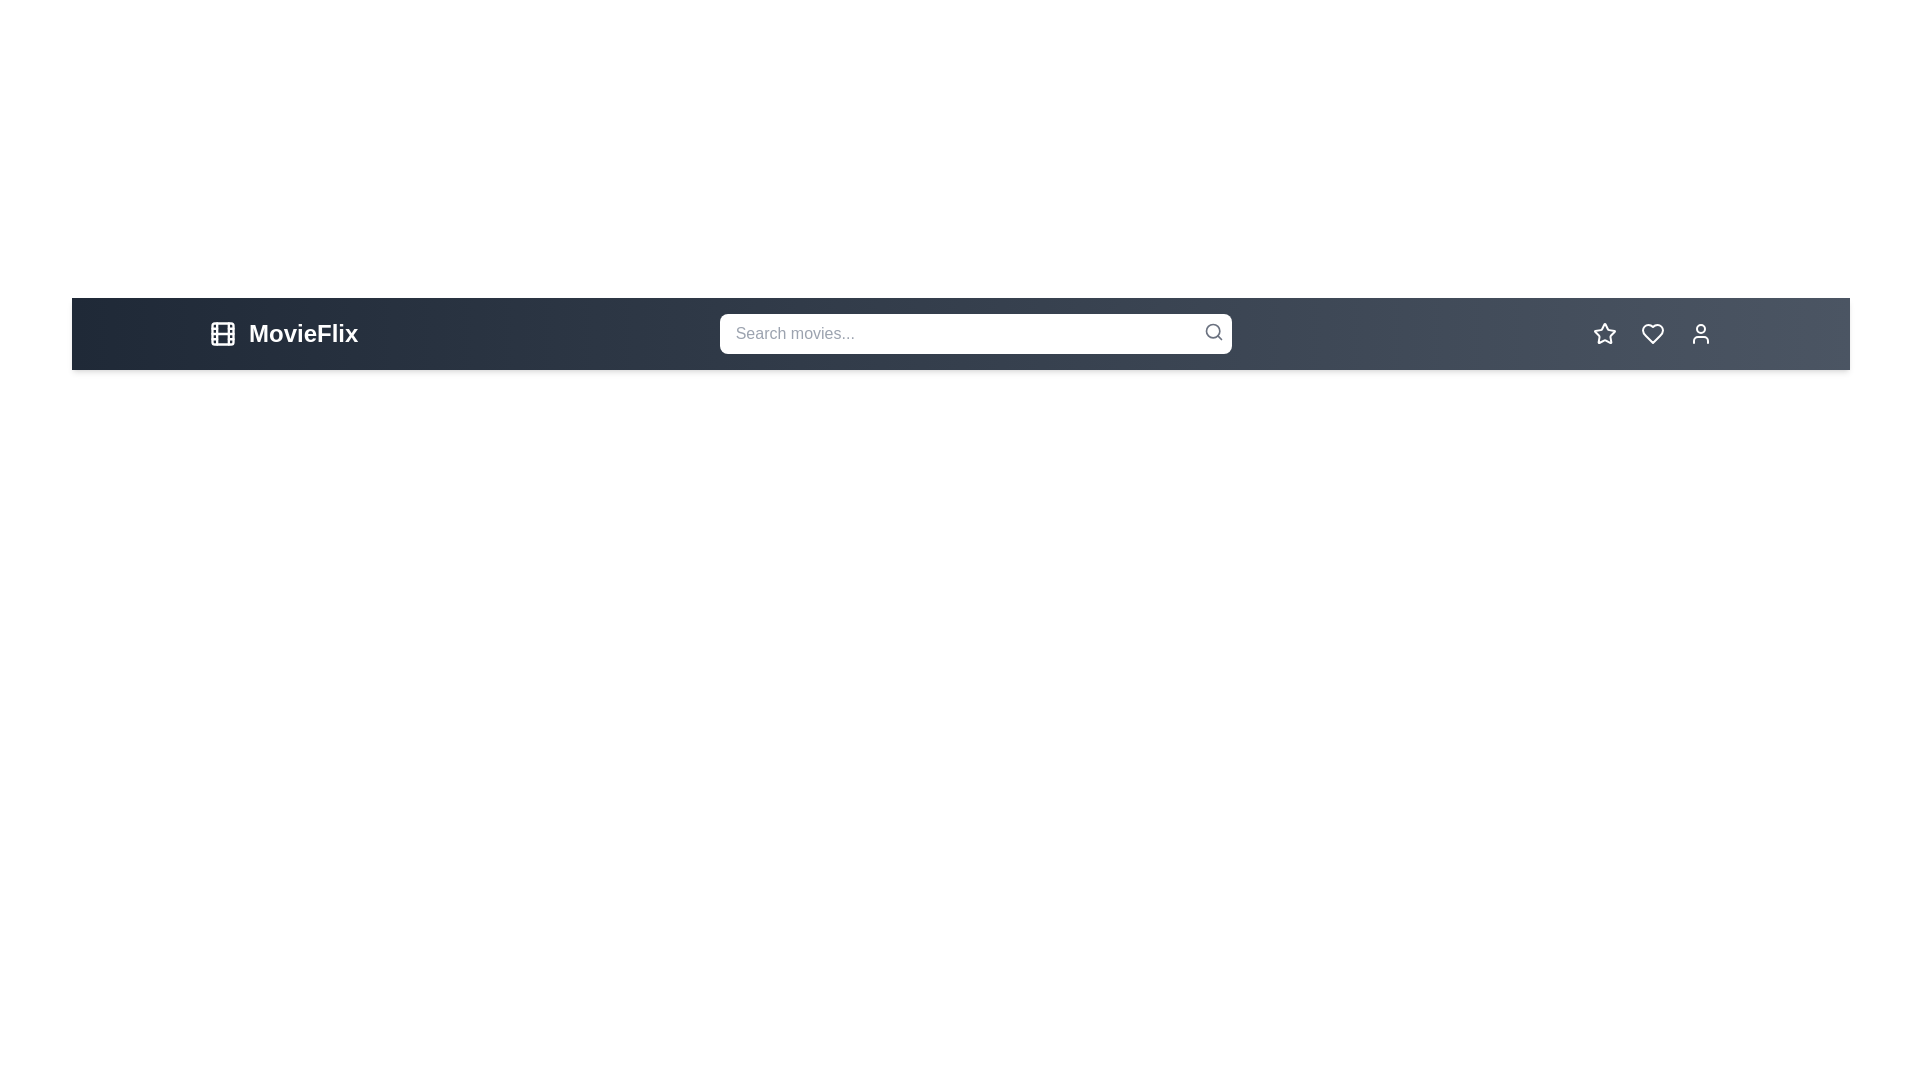 This screenshot has height=1080, width=1920. Describe the element at coordinates (282, 333) in the screenshot. I see `the MovieFlix logo to interact with the branding element` at that location.